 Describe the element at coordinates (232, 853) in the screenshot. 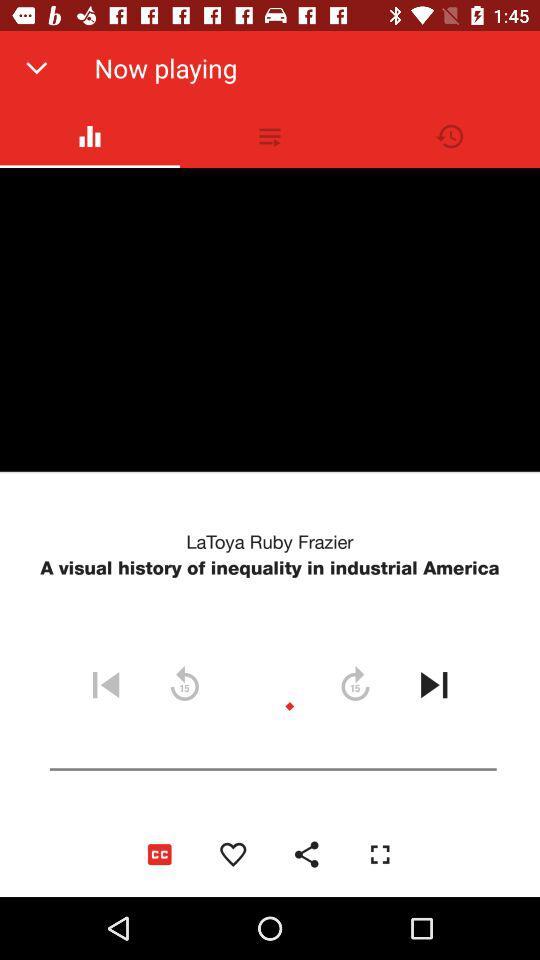

I see `the favorite icon` at that location.